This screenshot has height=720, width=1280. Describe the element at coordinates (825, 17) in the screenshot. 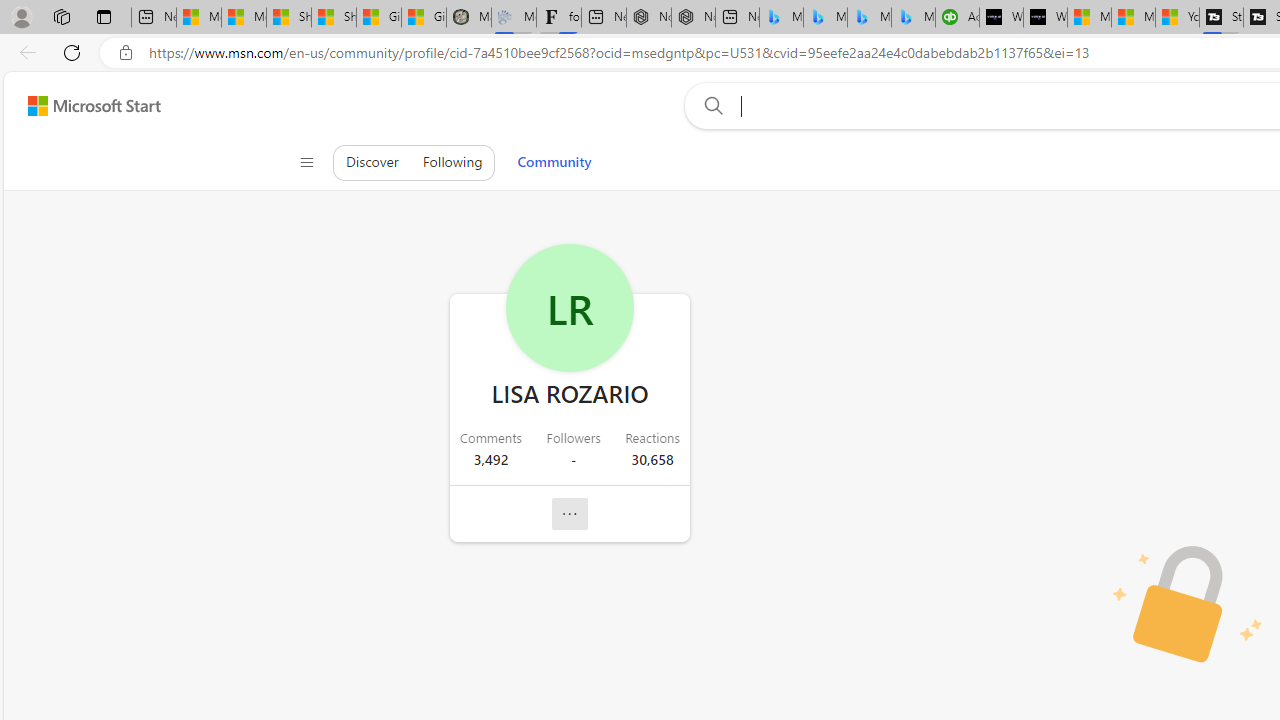

I see `'Microsoft Bing Travel - Stays in Bangkok, Bangkok, Thailand'` at that location.